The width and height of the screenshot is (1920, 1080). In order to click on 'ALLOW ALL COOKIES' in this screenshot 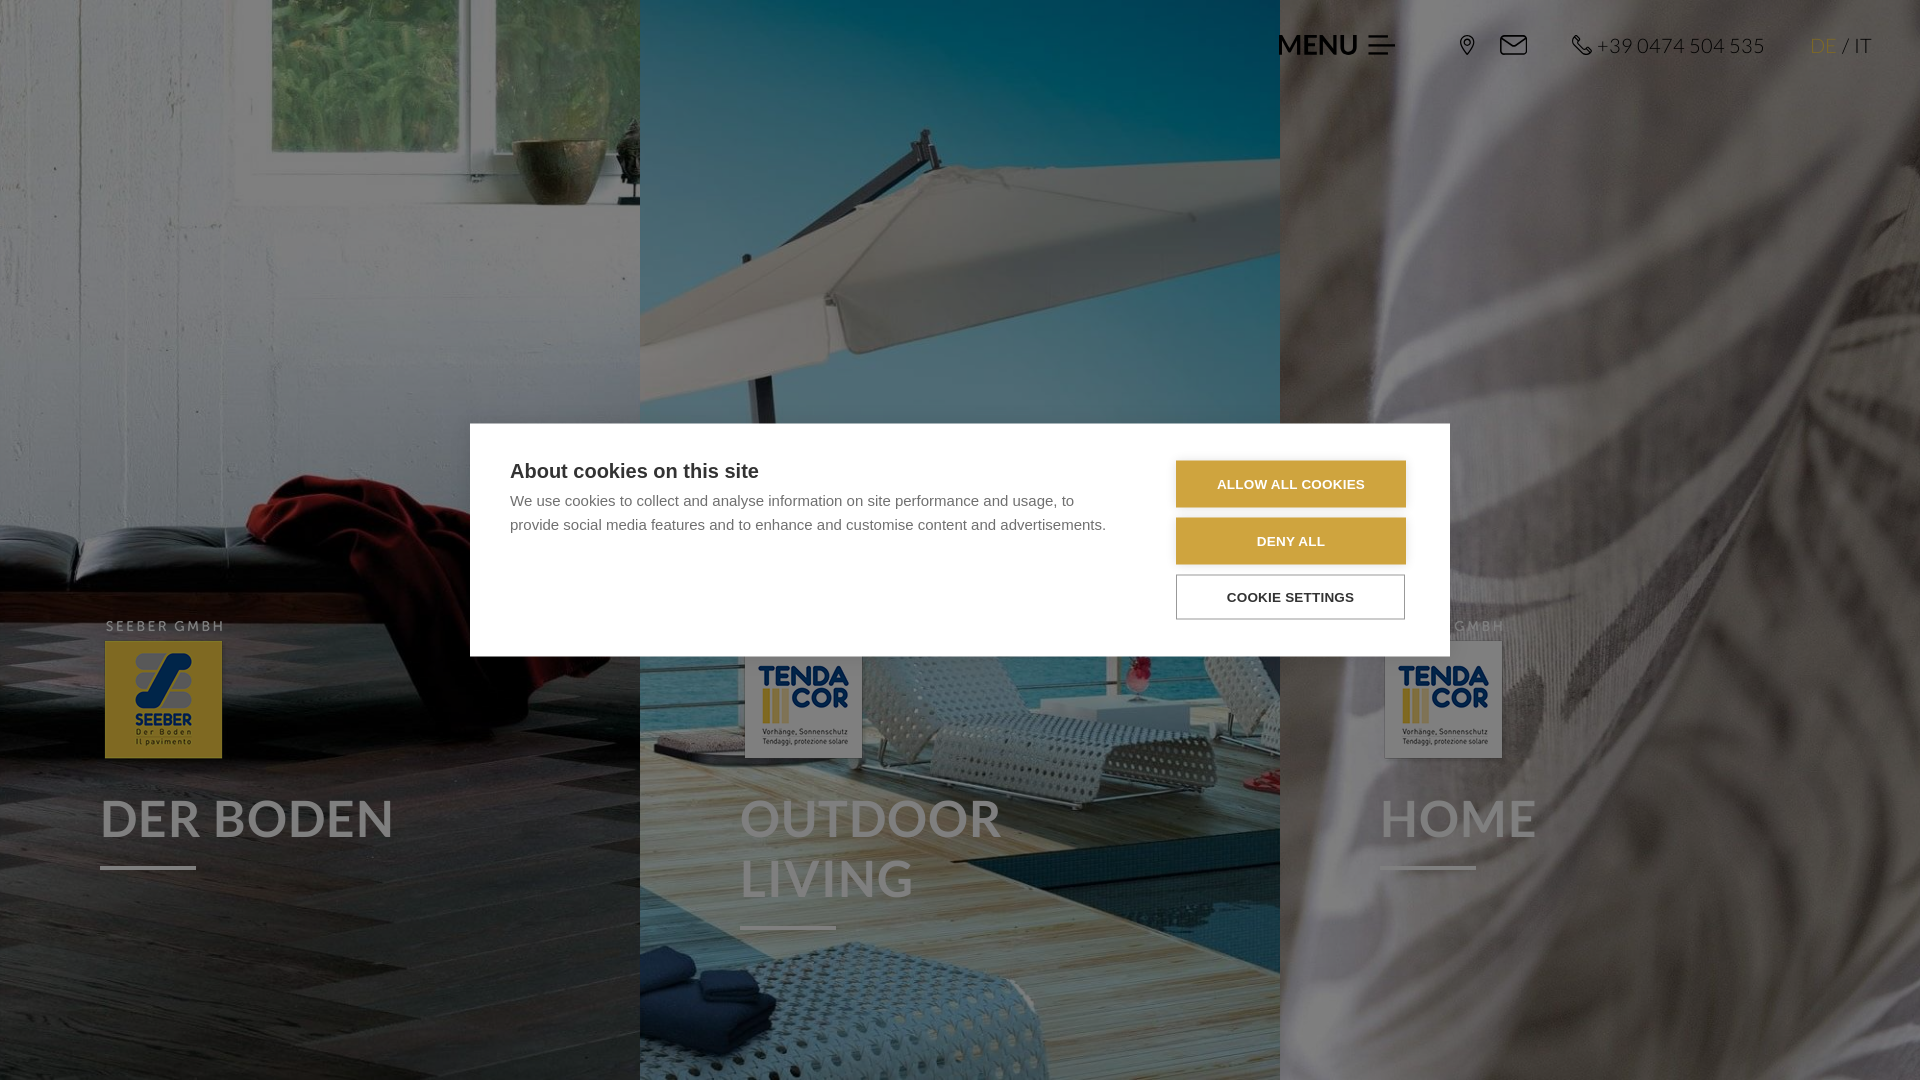, I will do `click(1291, 483)`.